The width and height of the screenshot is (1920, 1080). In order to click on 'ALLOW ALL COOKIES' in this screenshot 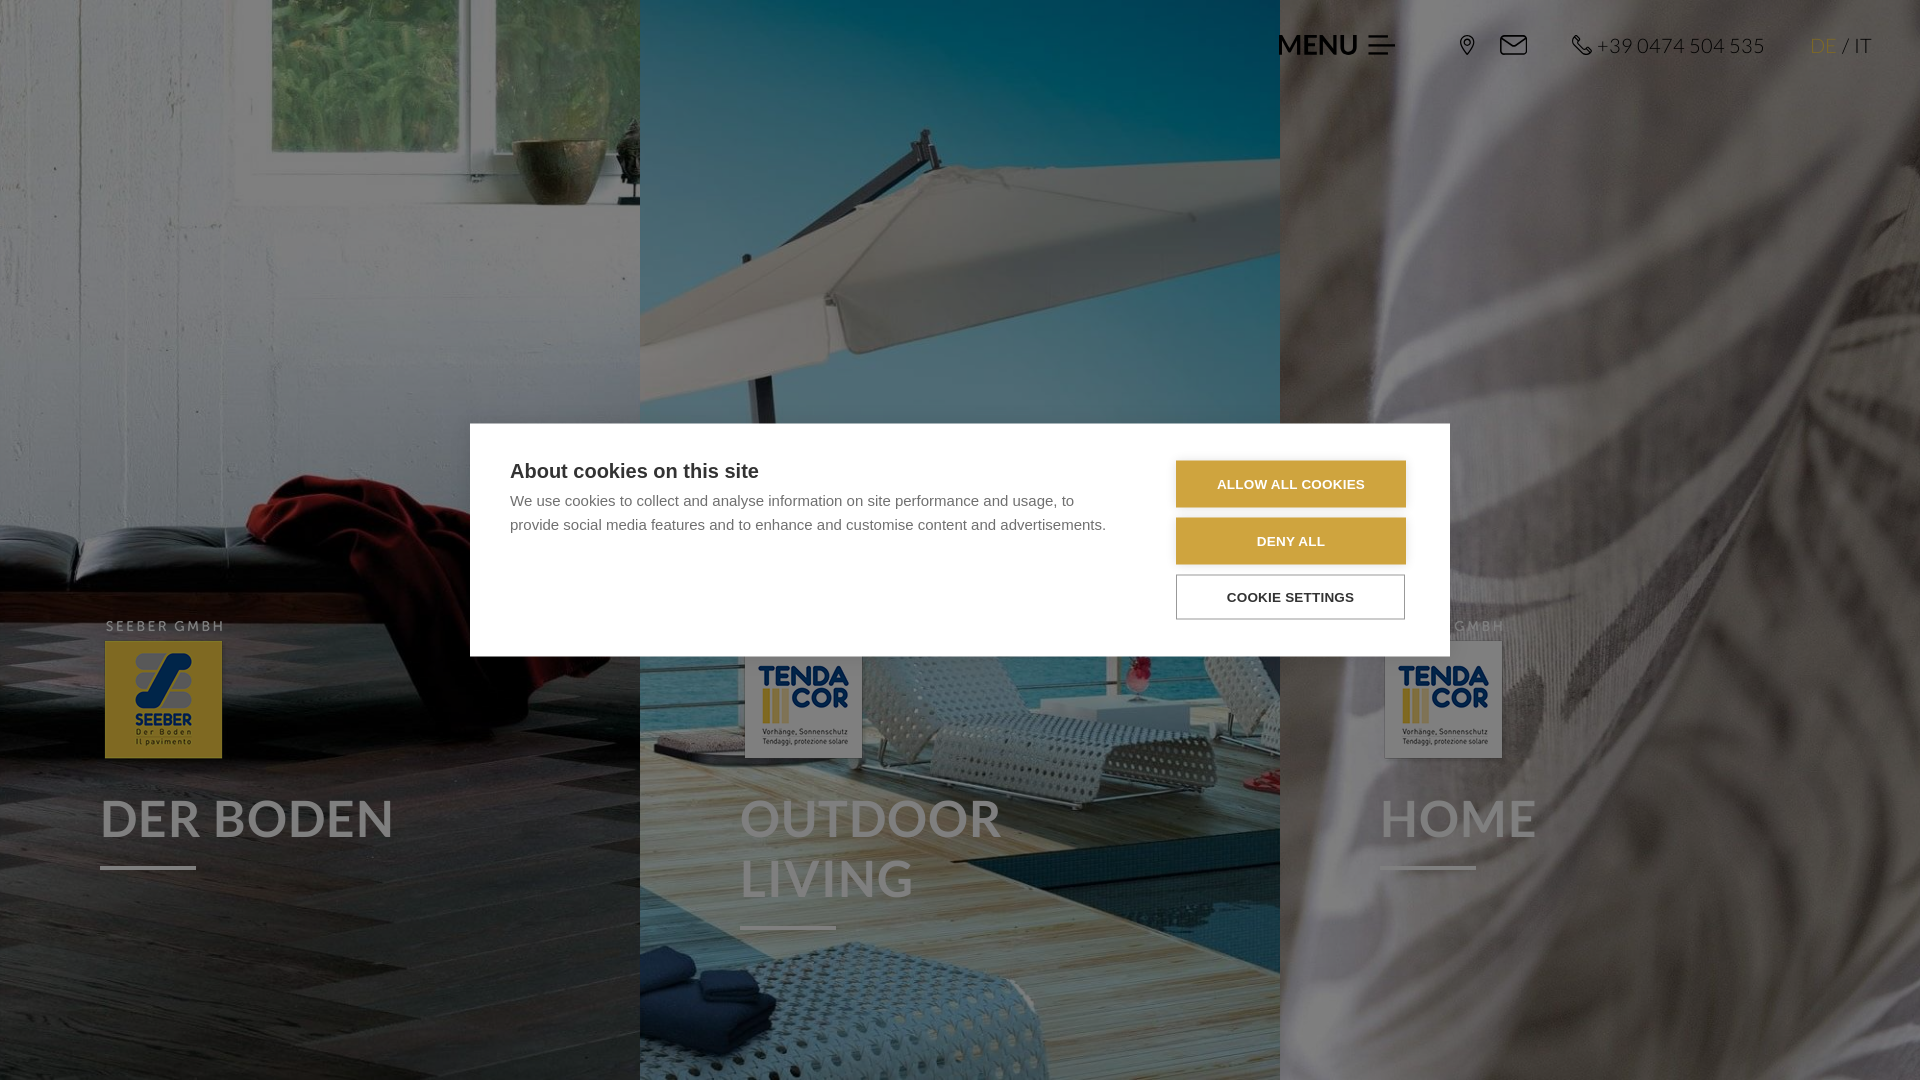, I will do `click(1291, 483)`.